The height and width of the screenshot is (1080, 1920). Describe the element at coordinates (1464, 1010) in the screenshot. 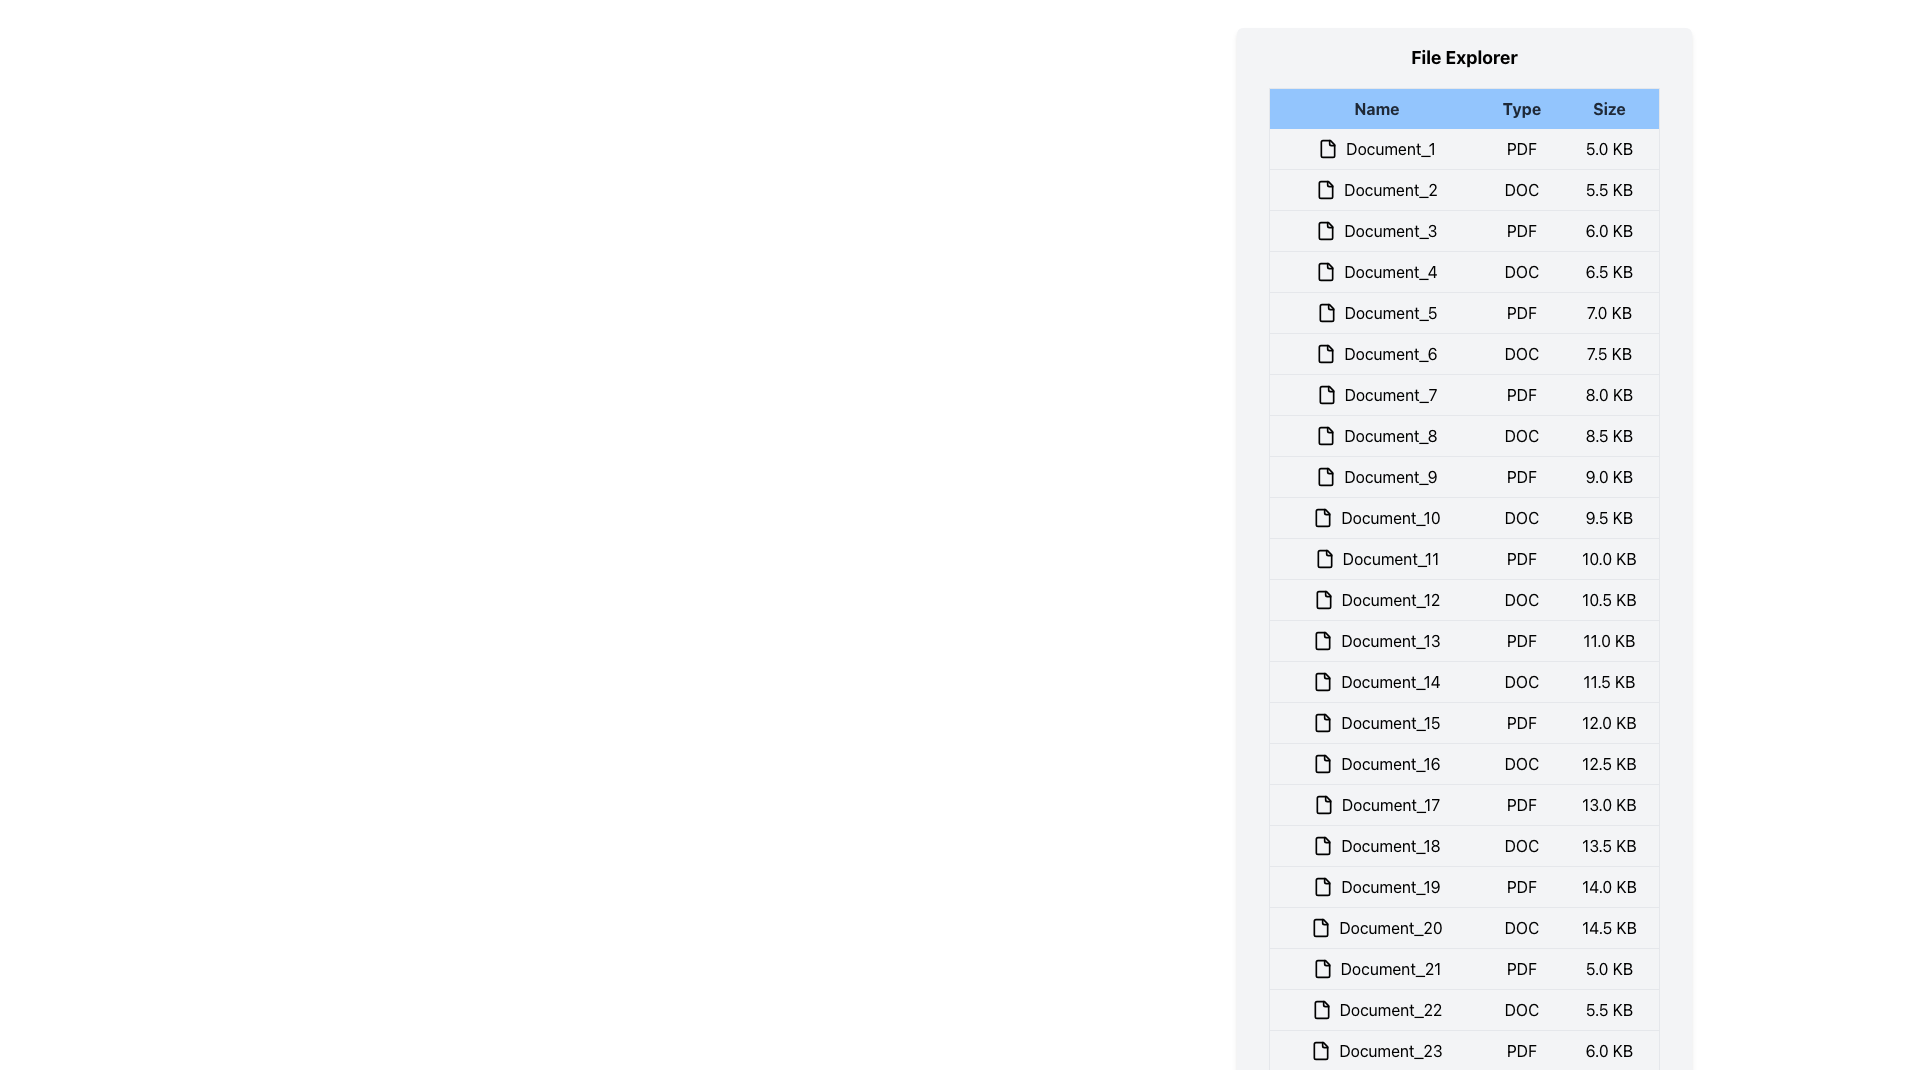

I see `the document entry labeled 'Document_22' in the file explorer` at that location.